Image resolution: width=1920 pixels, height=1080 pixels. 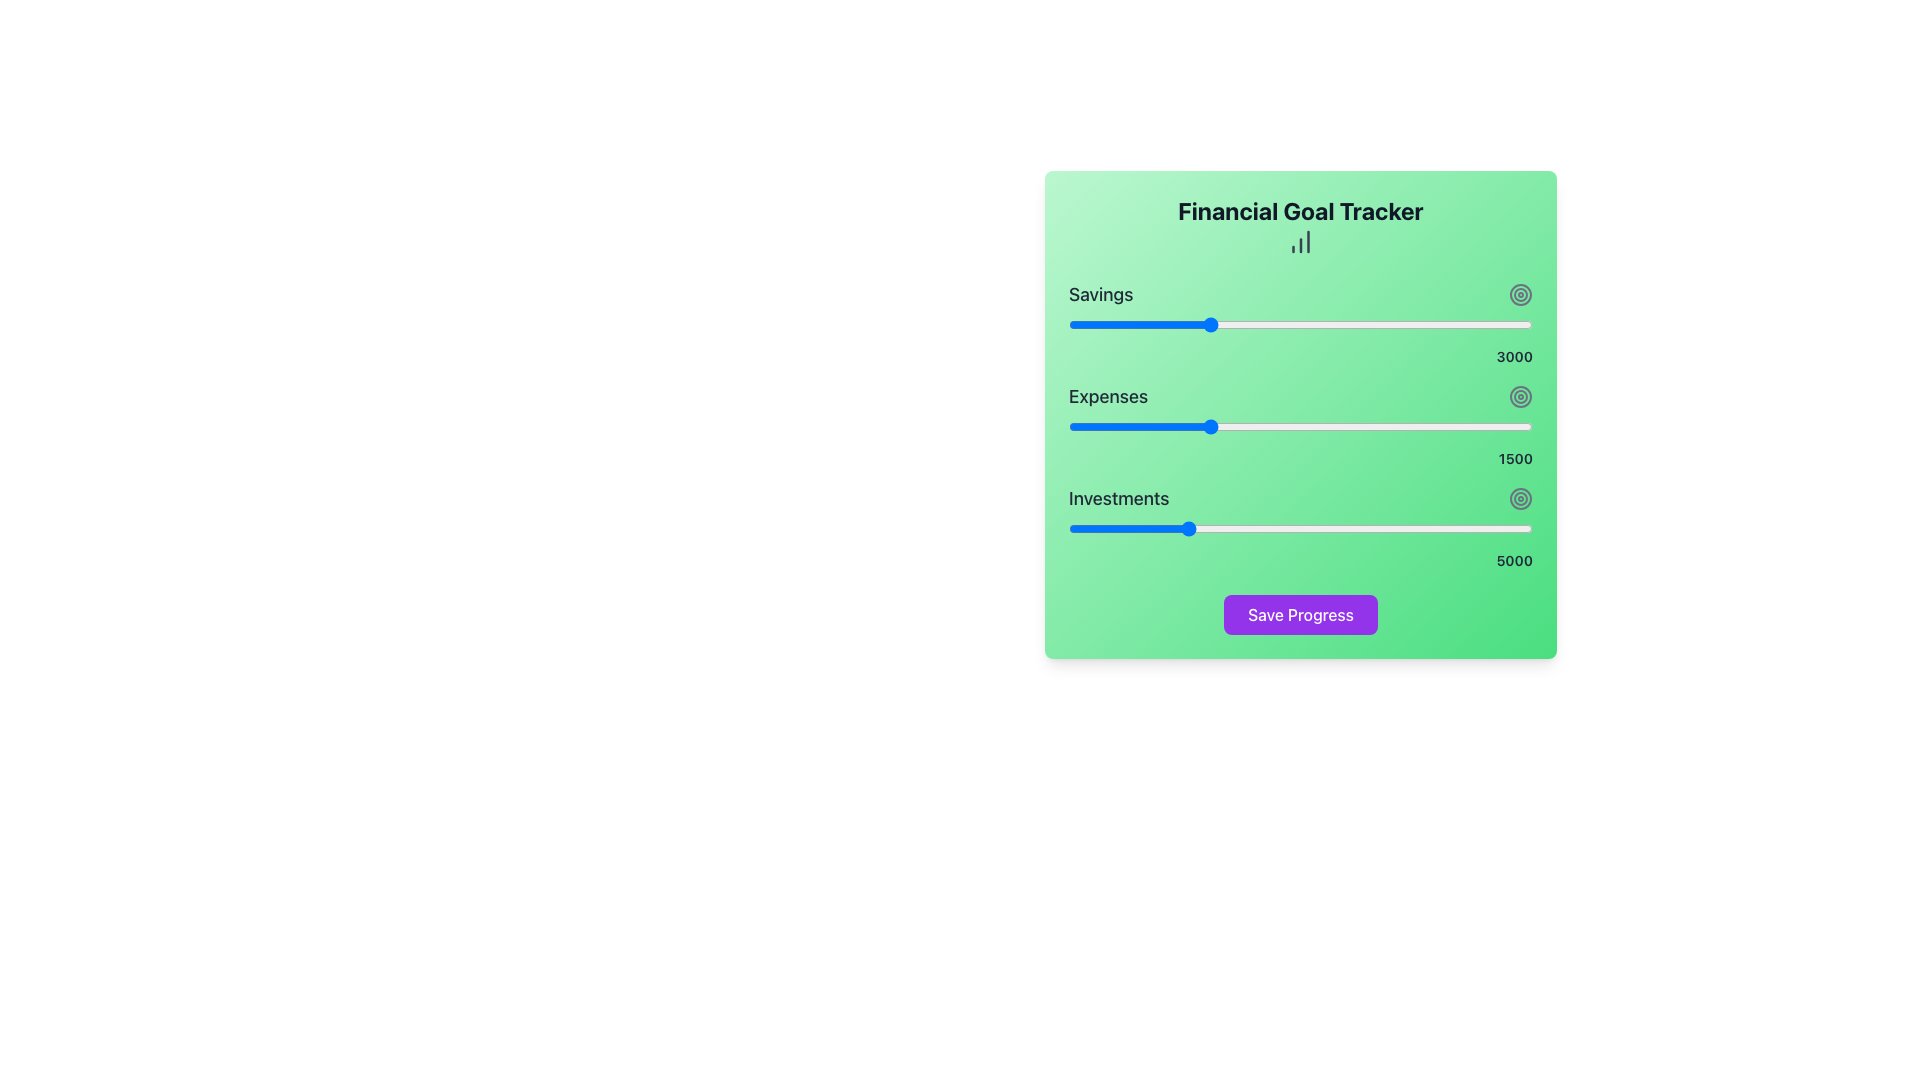 What do you see at coordinates (1300, 225) in the screenshot?
I see `the header titled 'Financial Goal Tracker', located at the top of the widget with a green gradient background` at bounding box center [1300, 225].